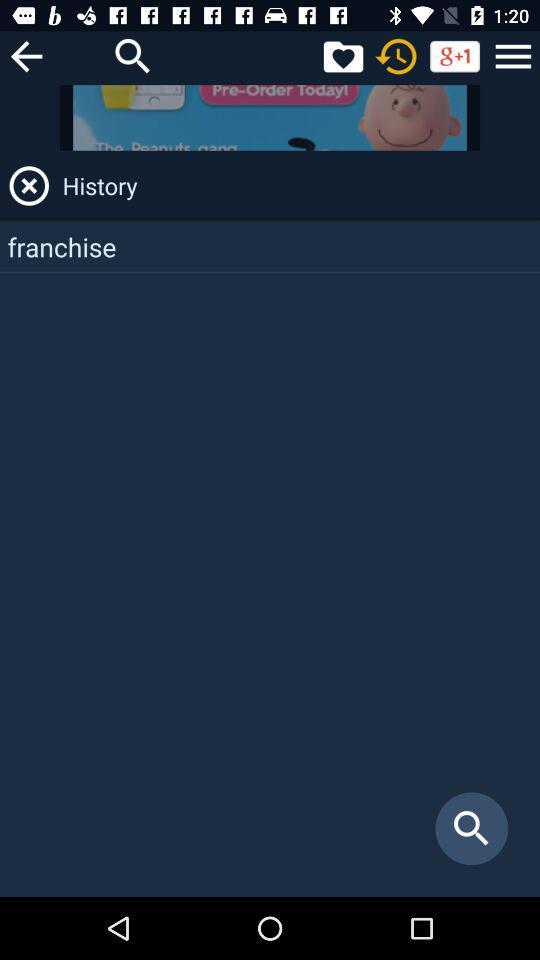 The width and height of the screenshot is (540, 960). I want to click on the item above history, so click(270, 117).